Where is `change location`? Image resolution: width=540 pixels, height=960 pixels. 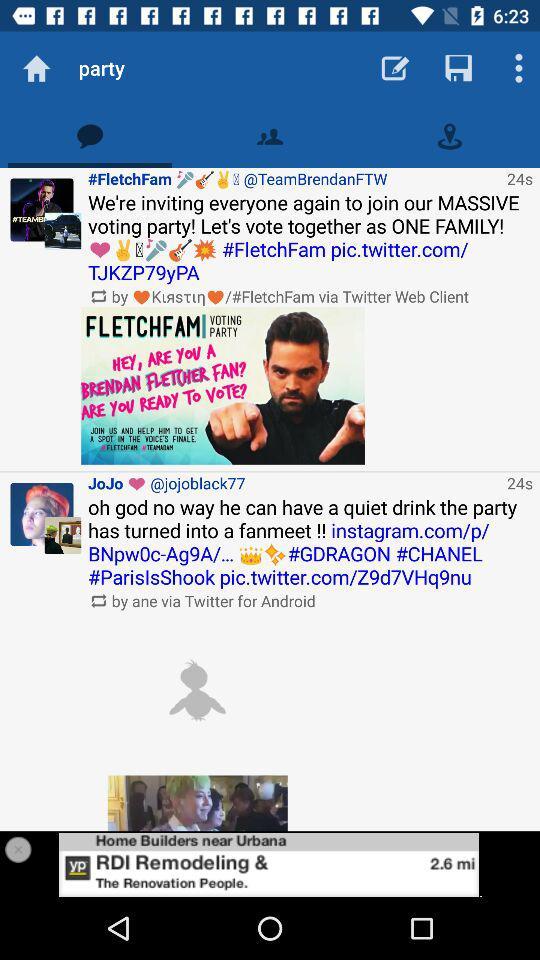
change location is located at coordinates (449, 135).